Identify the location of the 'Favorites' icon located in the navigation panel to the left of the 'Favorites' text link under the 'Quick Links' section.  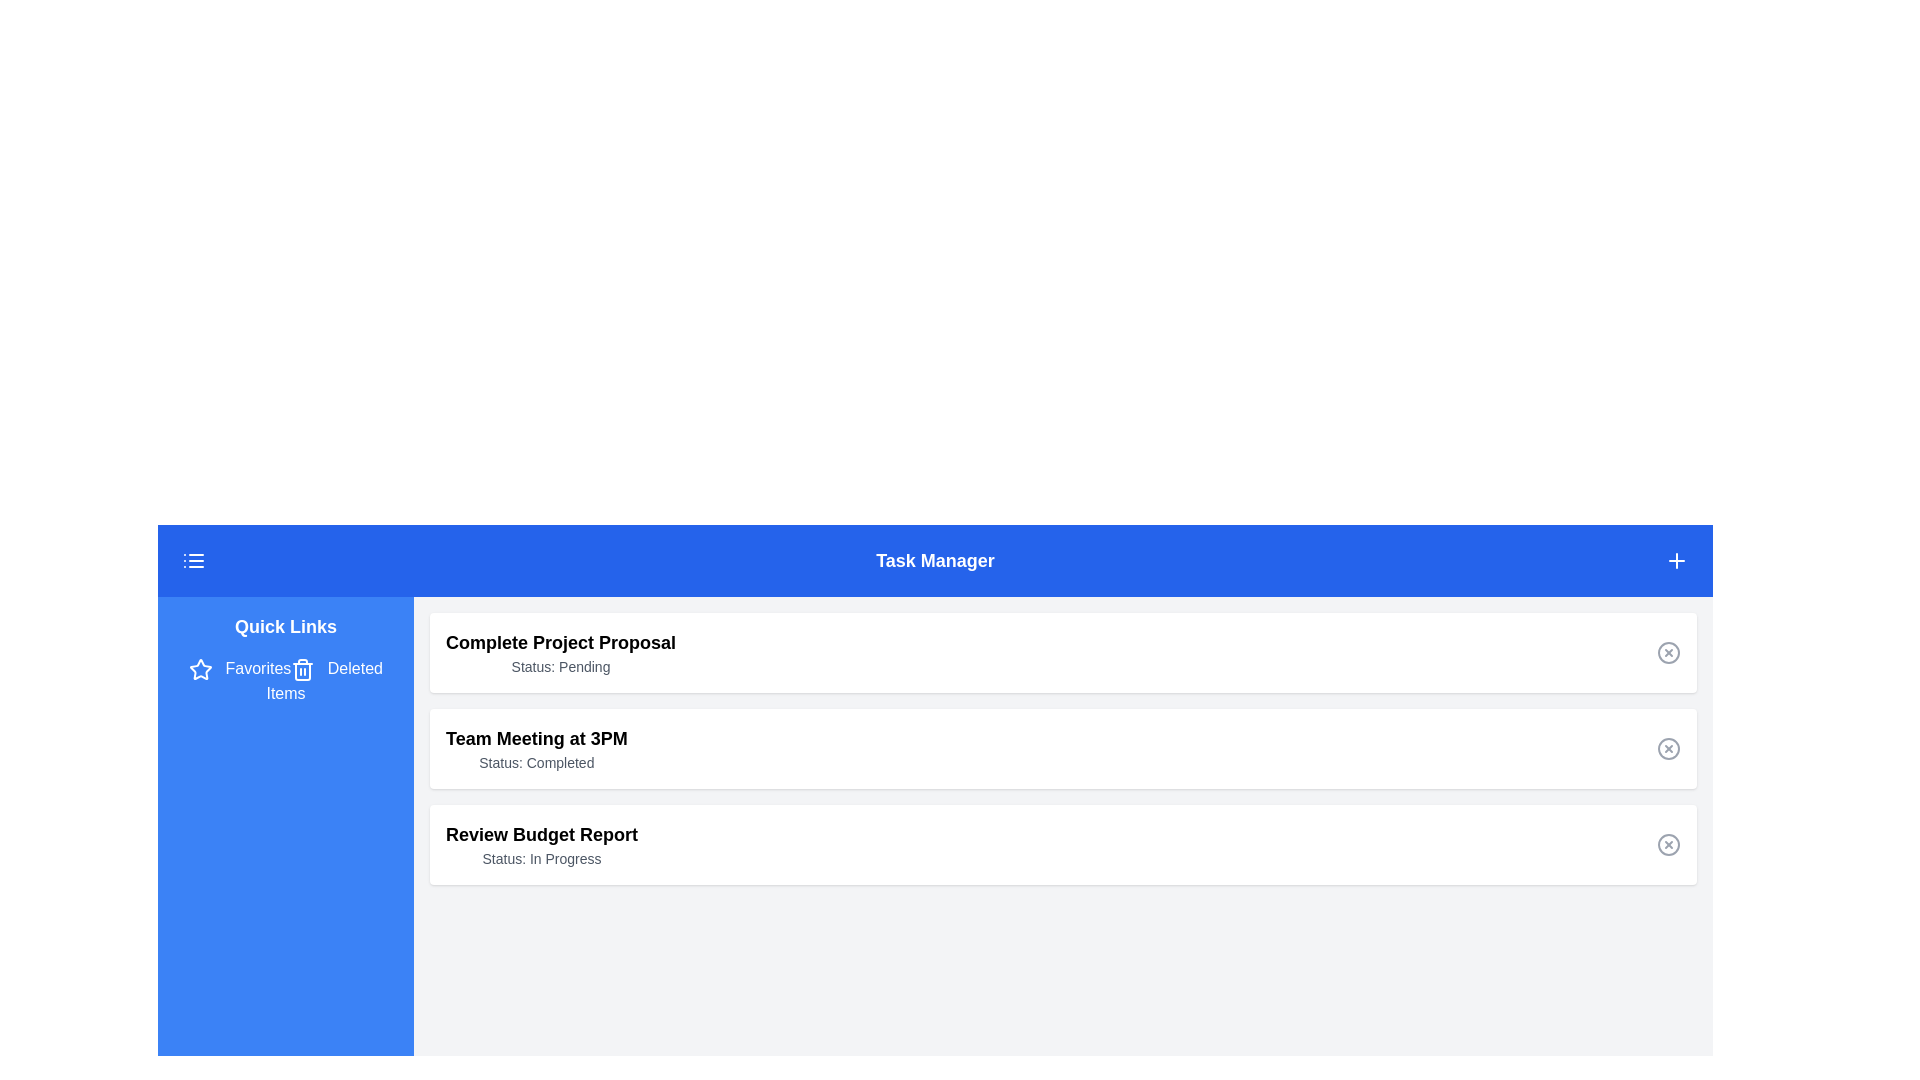
(201, 669).